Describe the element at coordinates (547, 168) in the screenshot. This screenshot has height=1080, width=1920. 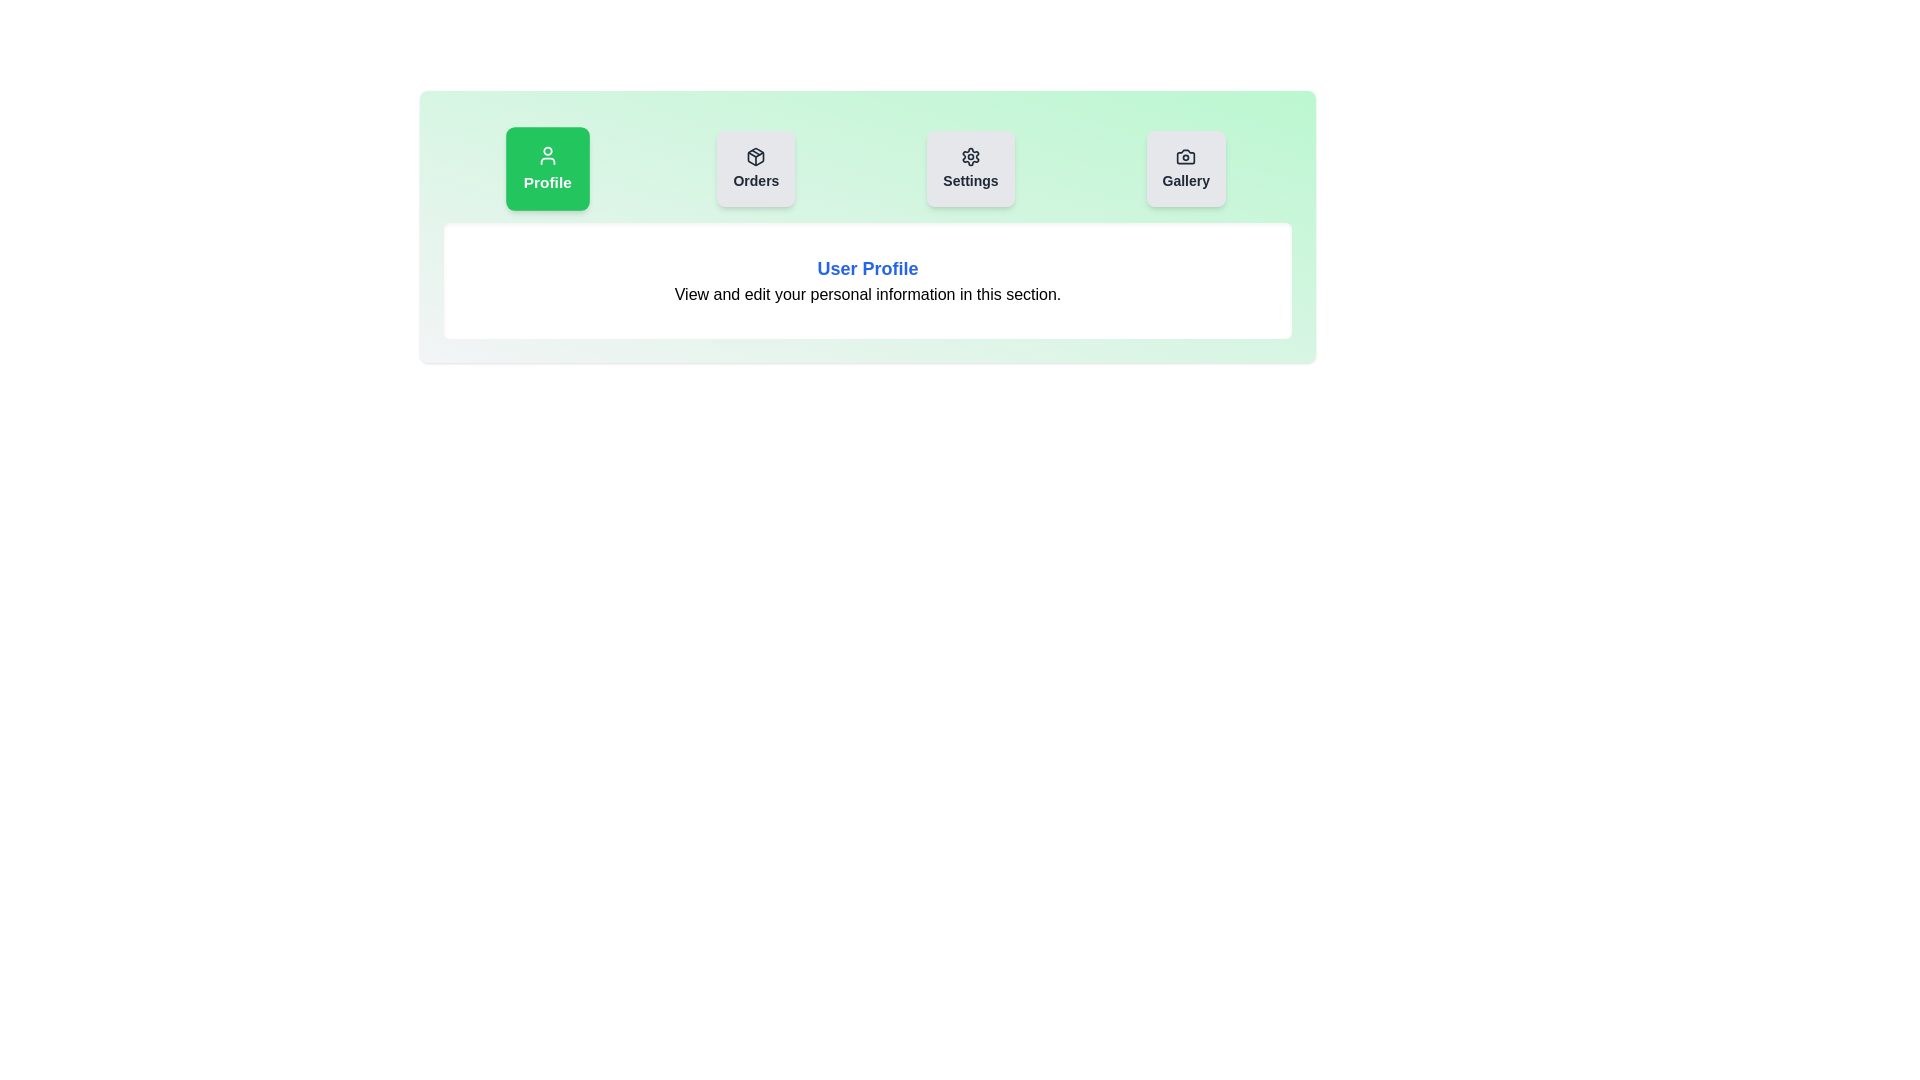
I see `the tab labeled Profile` at that location.